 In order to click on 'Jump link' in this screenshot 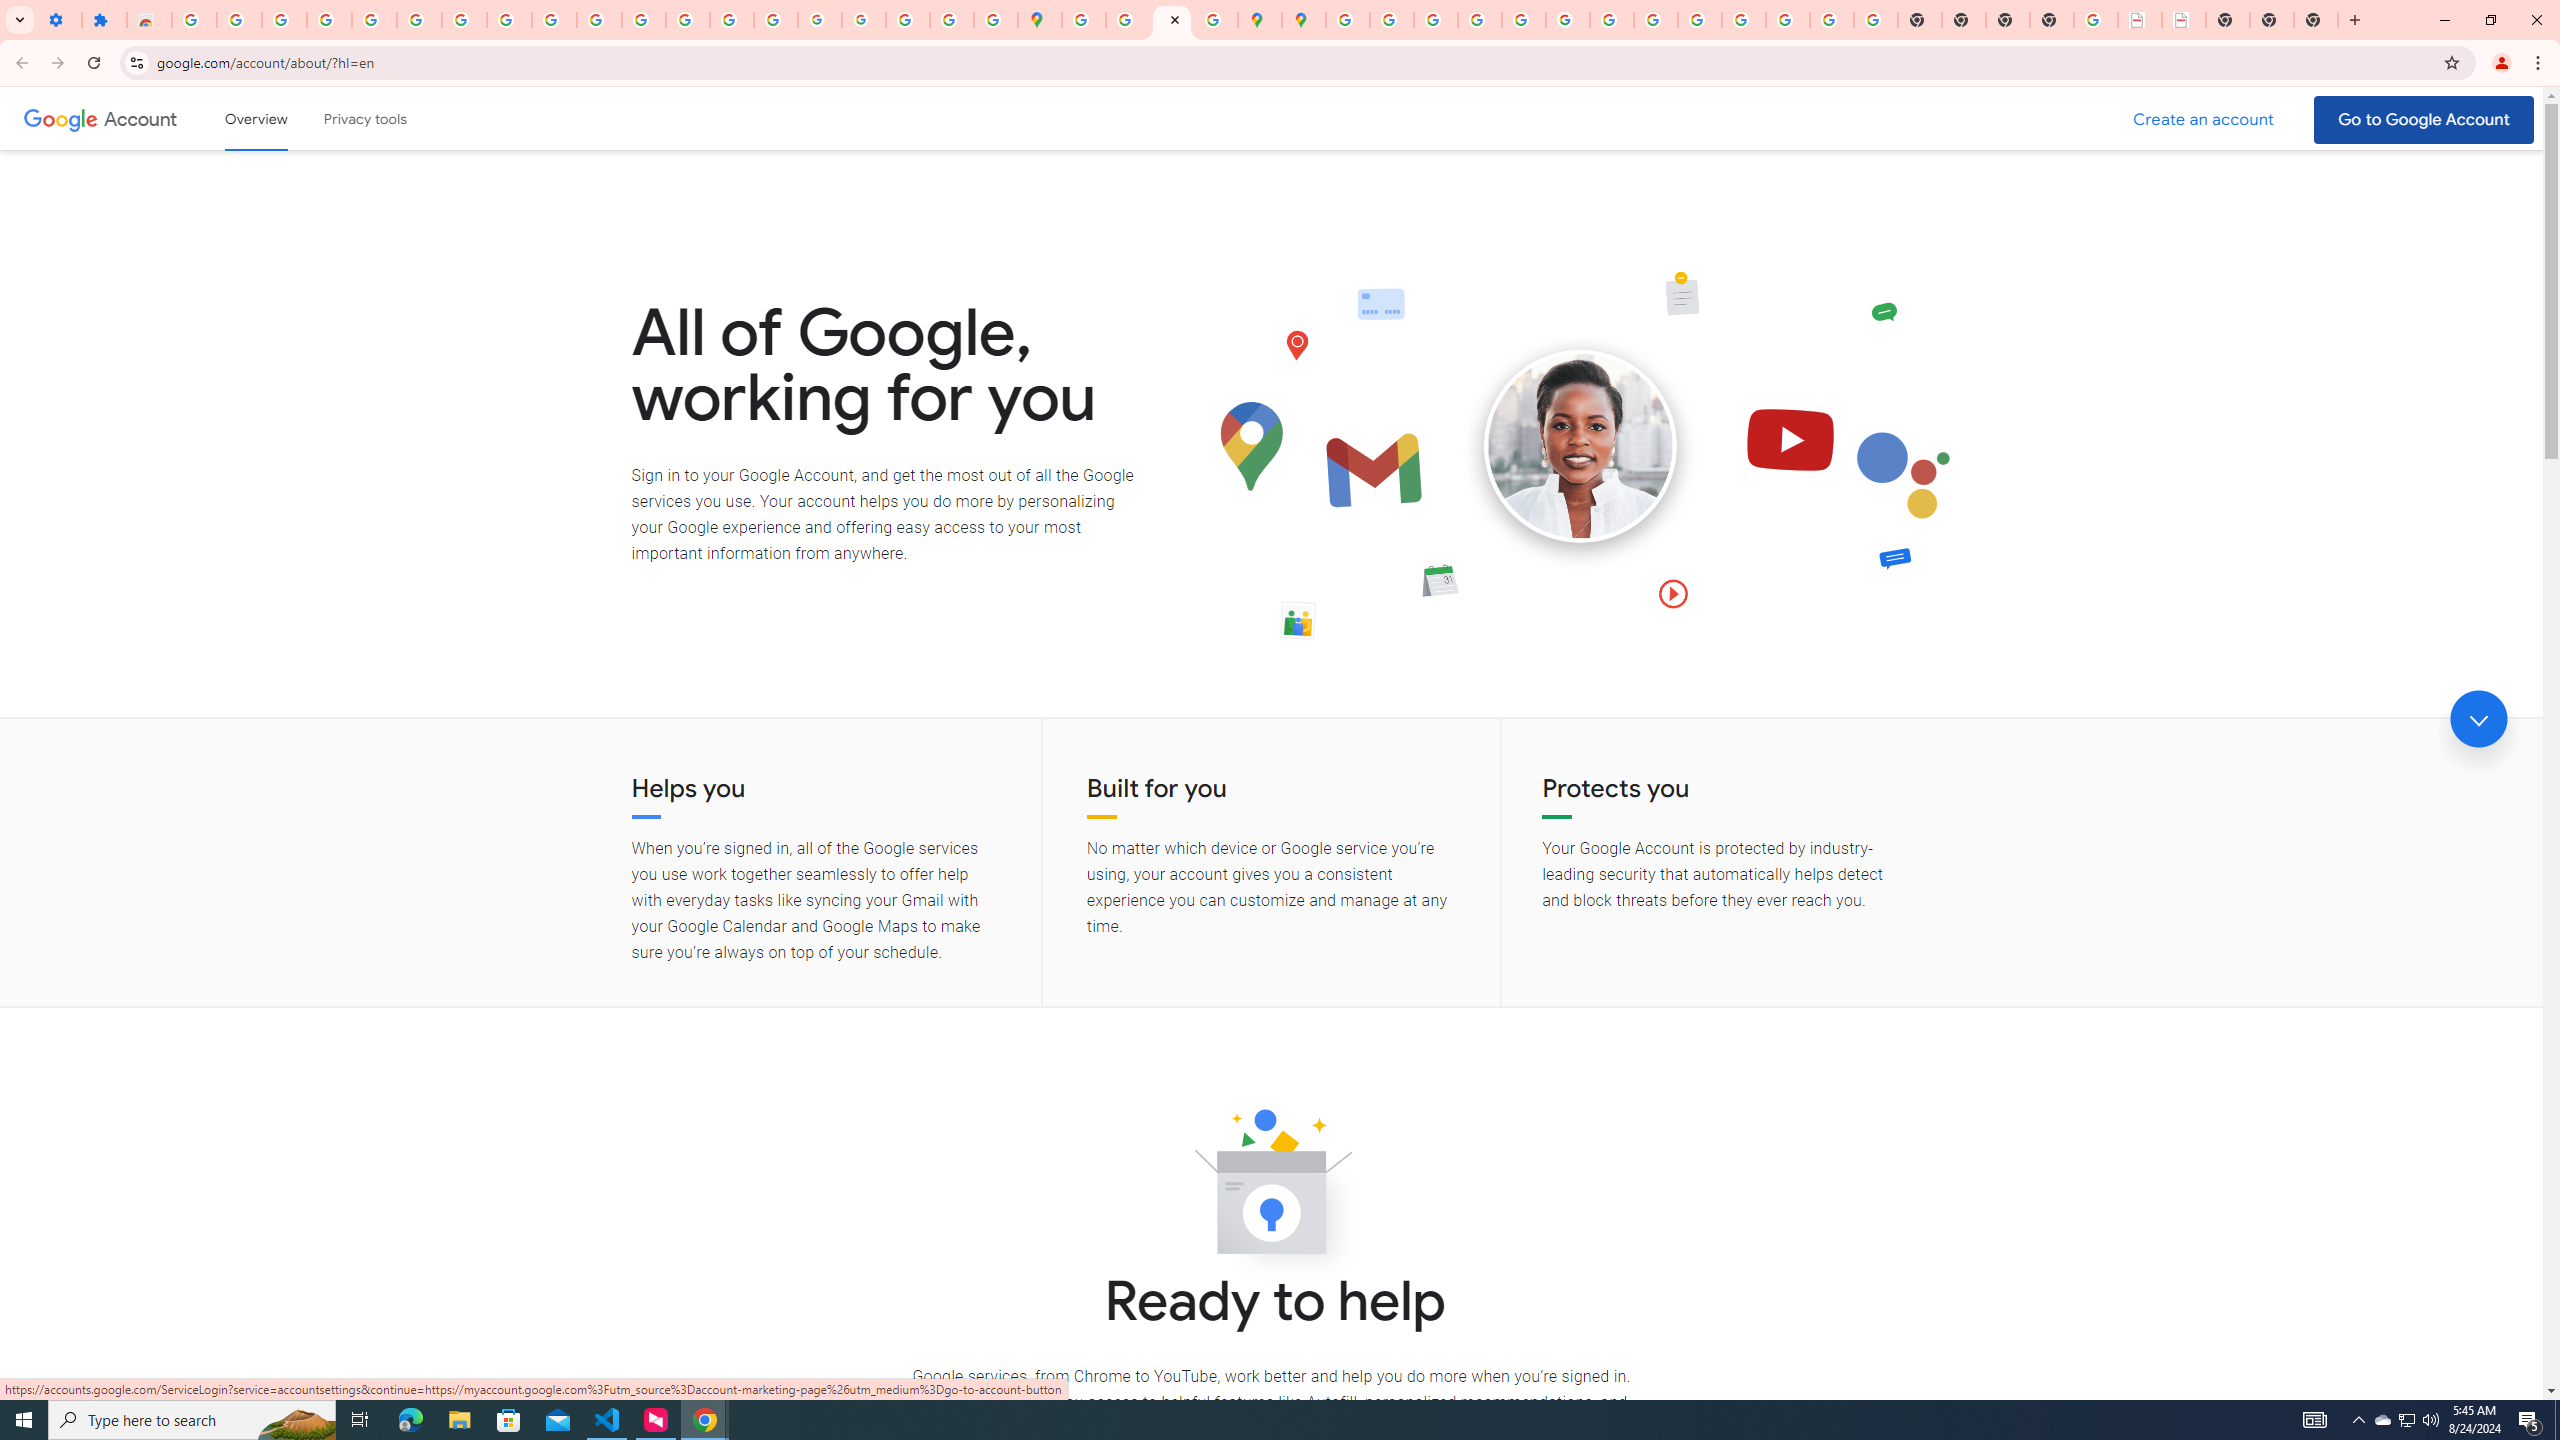, I will do `click(2478, 719)`.